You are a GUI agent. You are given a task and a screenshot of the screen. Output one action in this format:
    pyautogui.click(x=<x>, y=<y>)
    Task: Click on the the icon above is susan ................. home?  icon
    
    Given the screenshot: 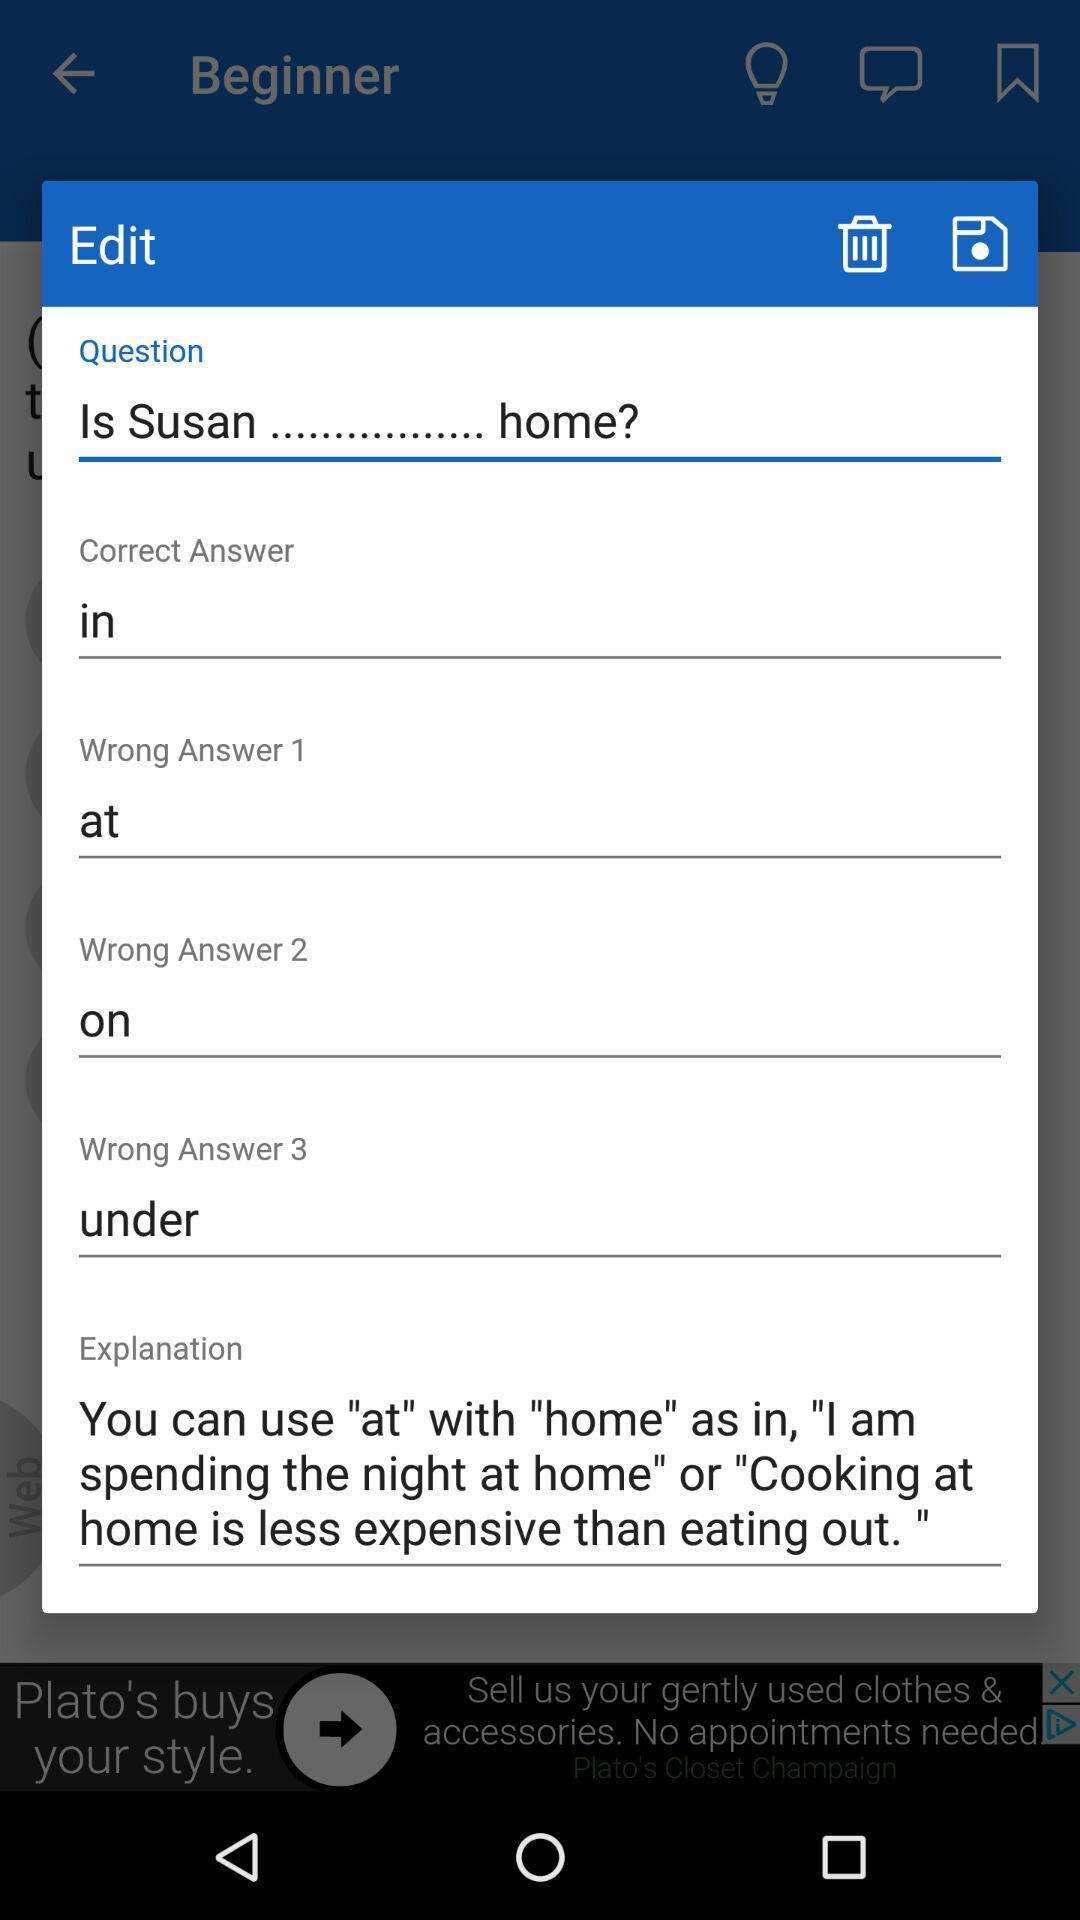 What is the action you would take?
    pyautogui.click(x=863, y=242)
    